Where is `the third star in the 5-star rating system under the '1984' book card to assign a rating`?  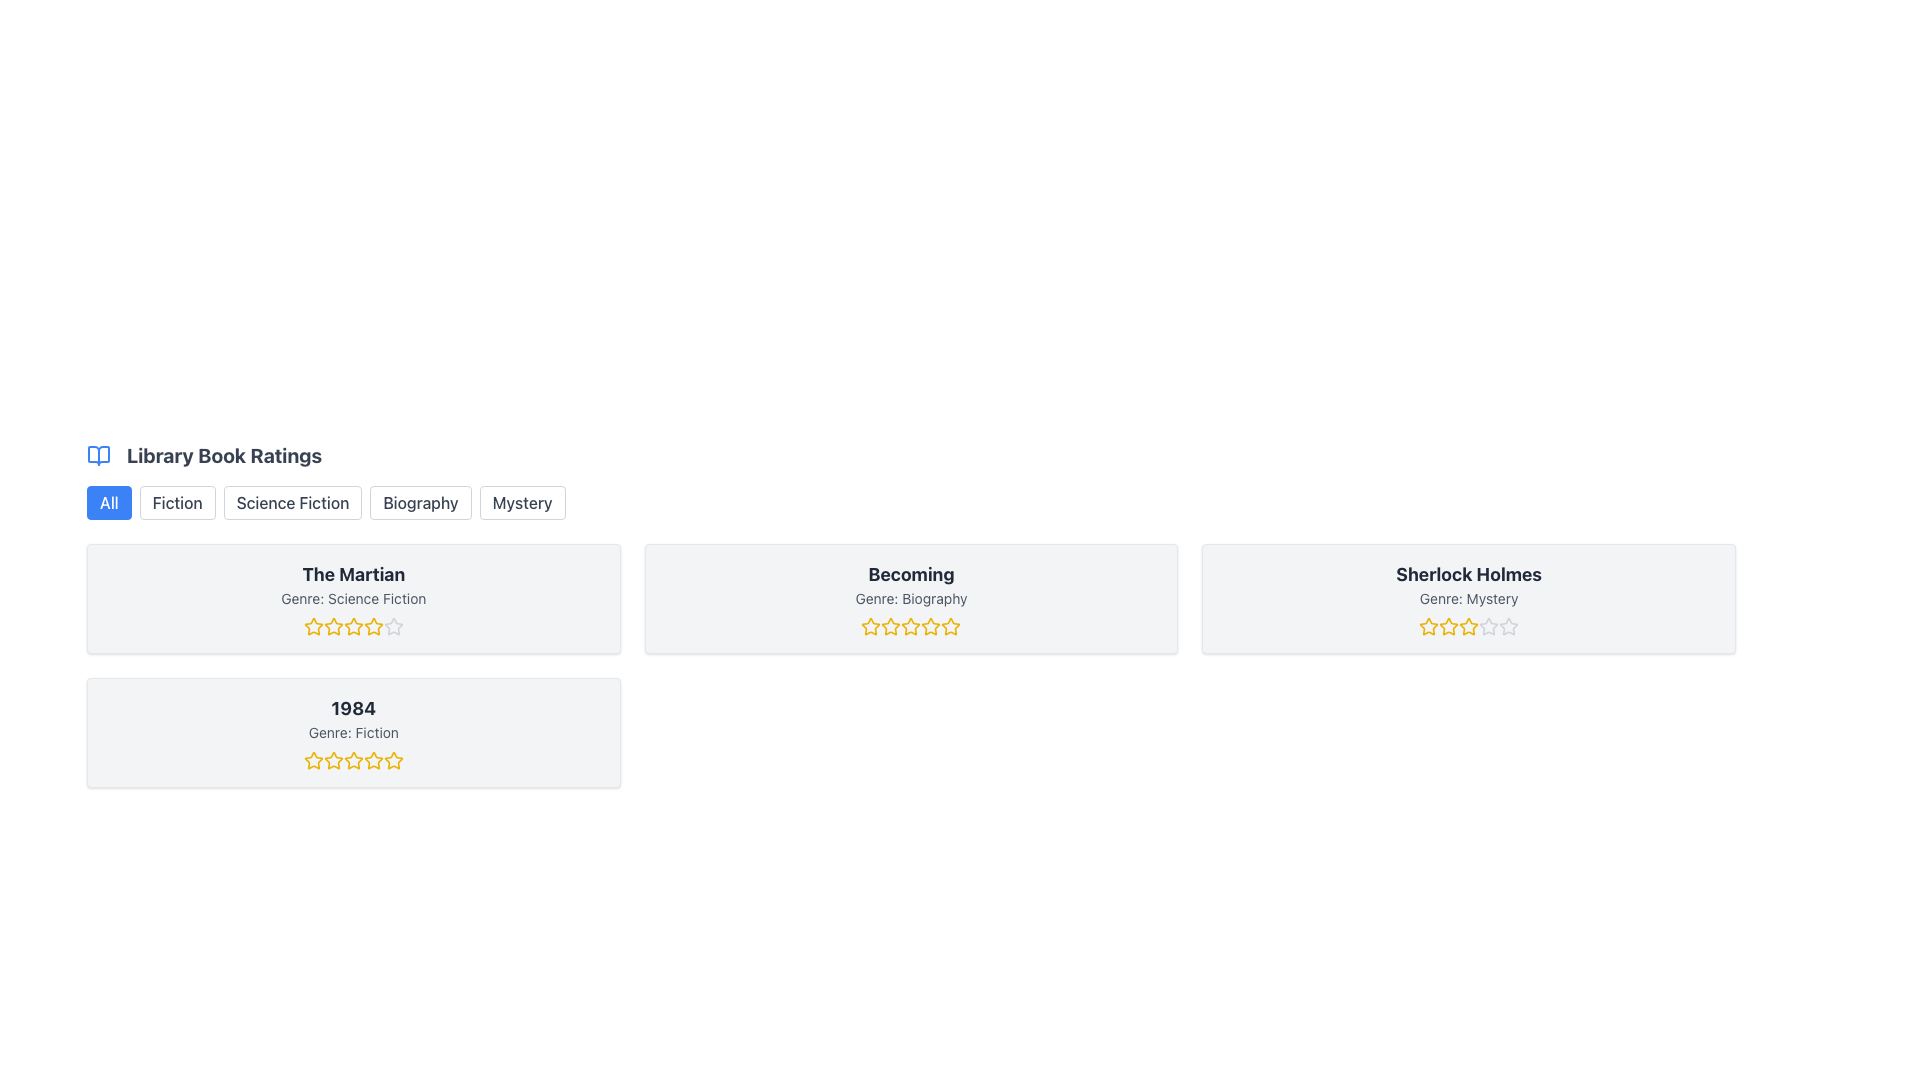
the third star in the 5-star rating system under the '1984' book card to assign a rating is located at coordinates (353, 760).